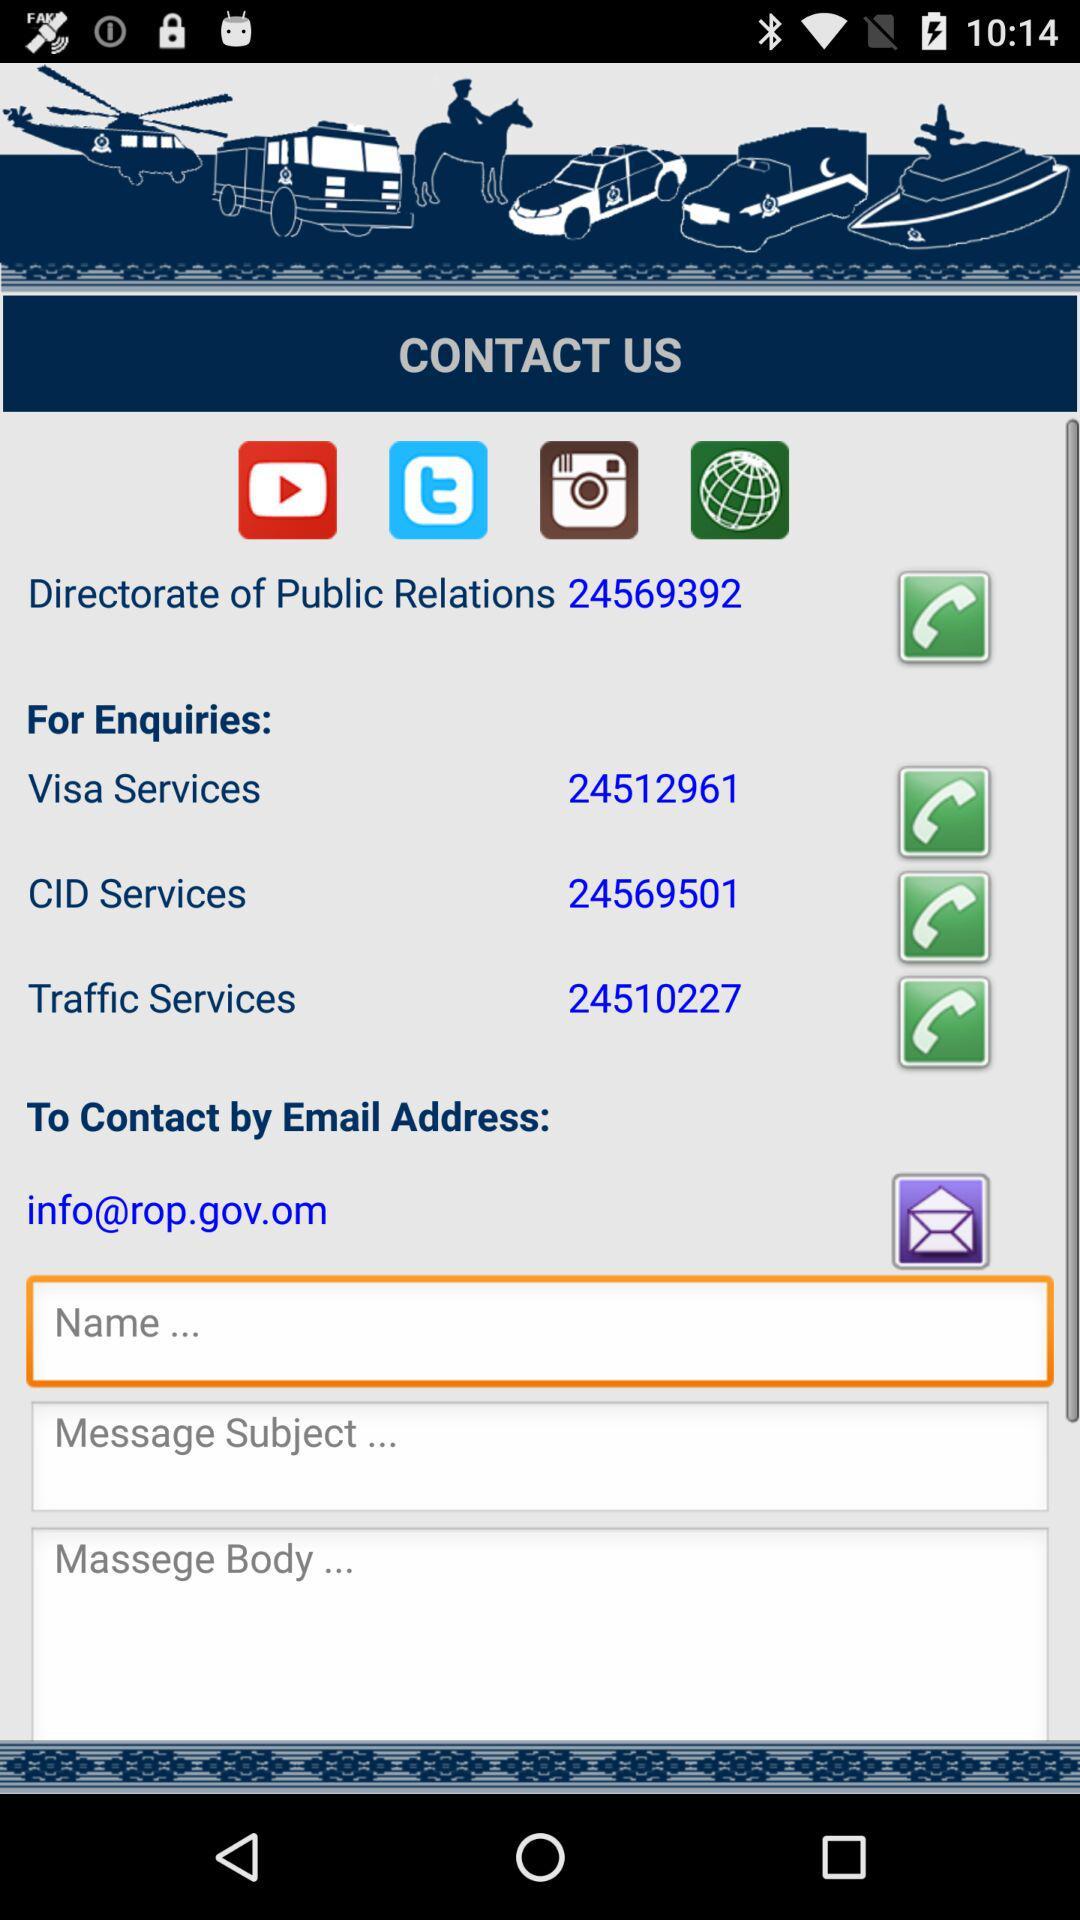 This screenshot has height=1920, width=1080. Describe the element at coordinates (540, 1633) in the screenshot. I see `message text` at that location.